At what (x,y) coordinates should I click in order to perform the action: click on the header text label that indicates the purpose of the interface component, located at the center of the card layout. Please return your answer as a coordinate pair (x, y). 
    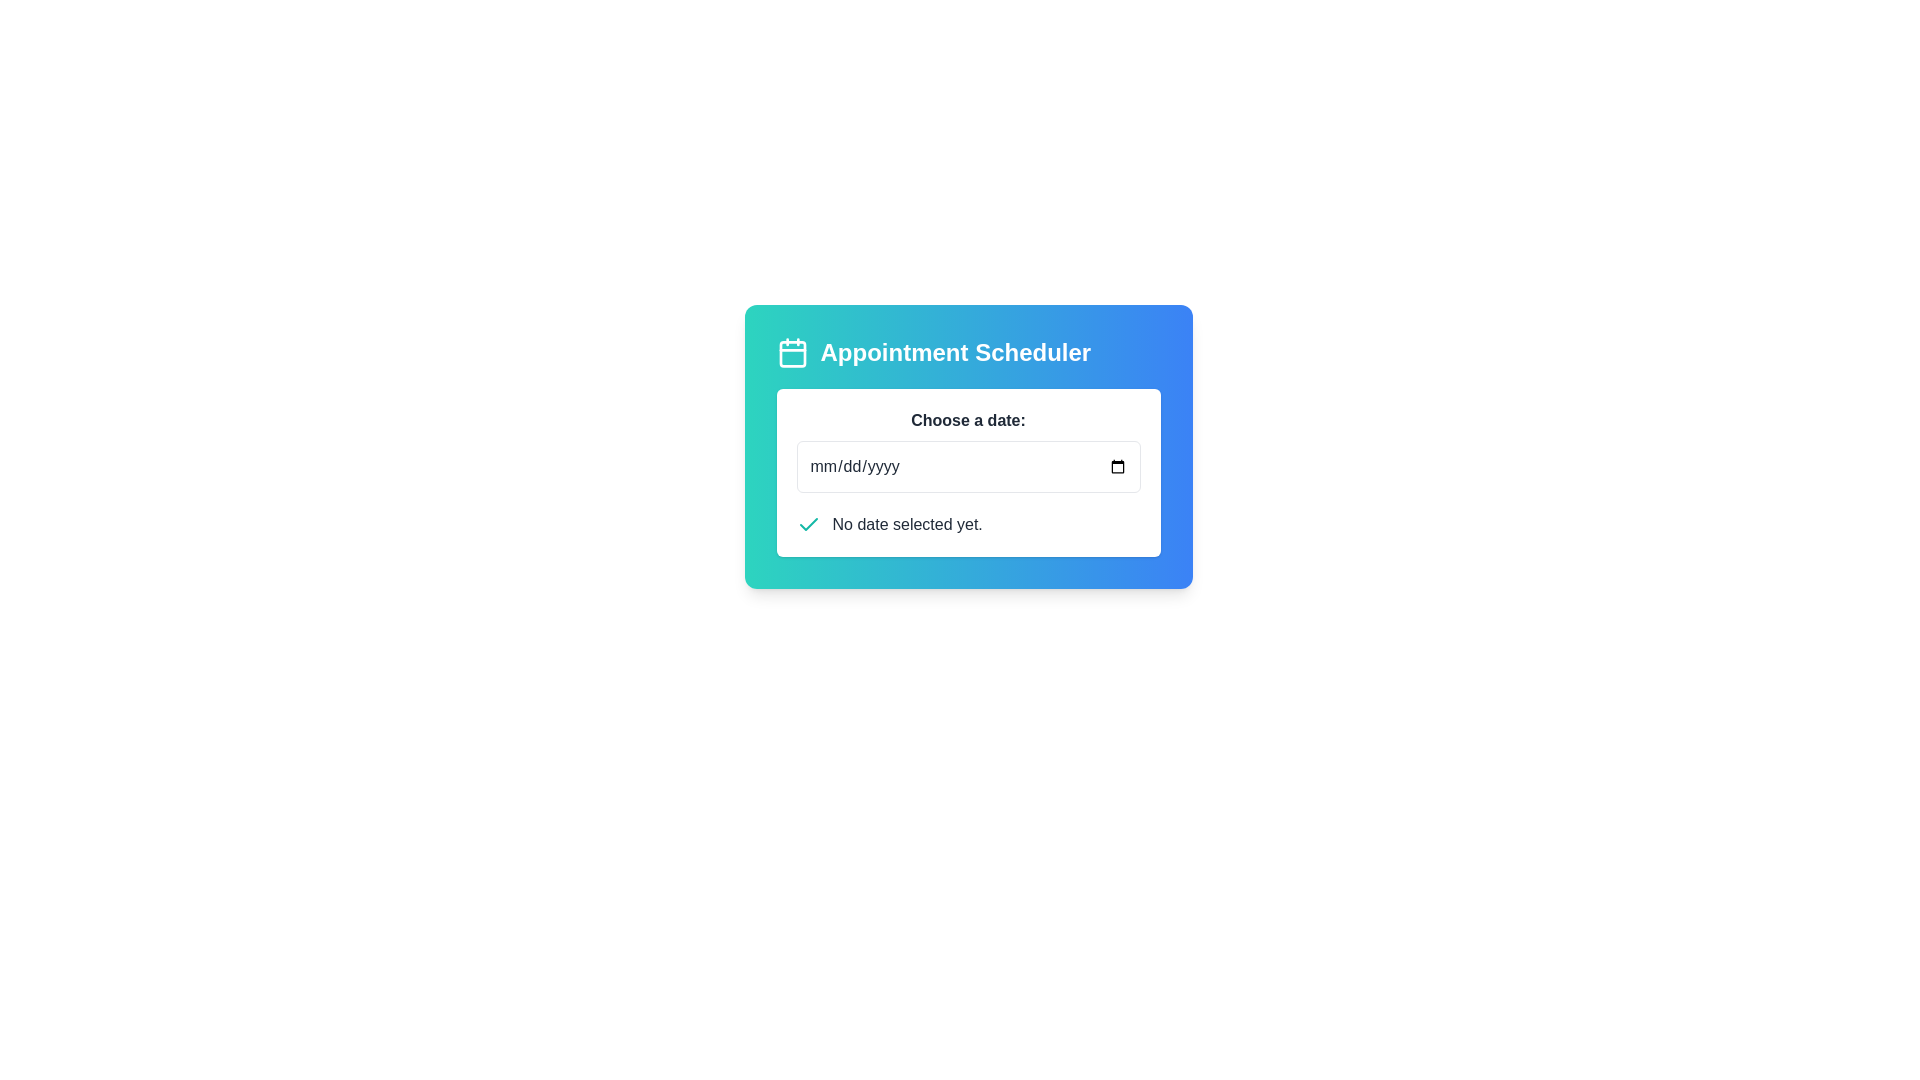
    Looking at the image, I should click on (954, 352).